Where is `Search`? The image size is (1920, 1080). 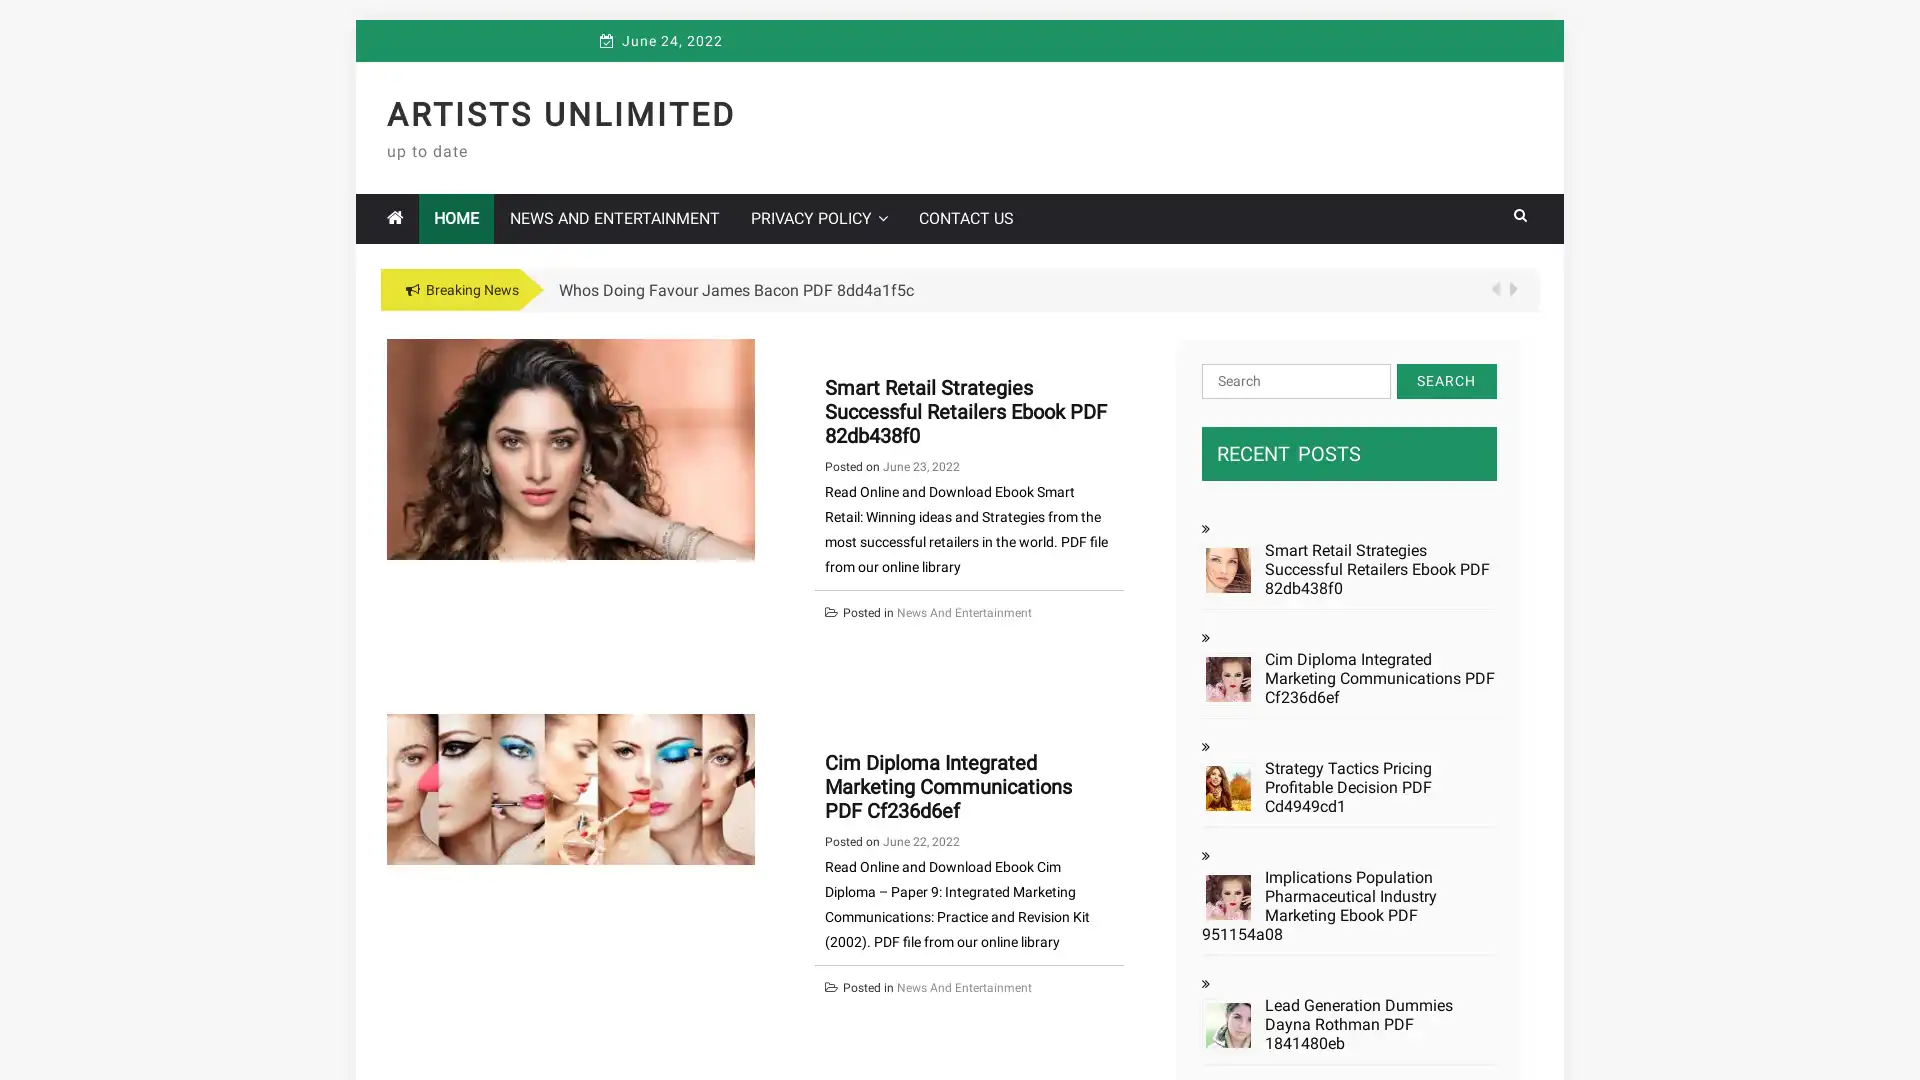 Search is located at coordinates (1445, 380).